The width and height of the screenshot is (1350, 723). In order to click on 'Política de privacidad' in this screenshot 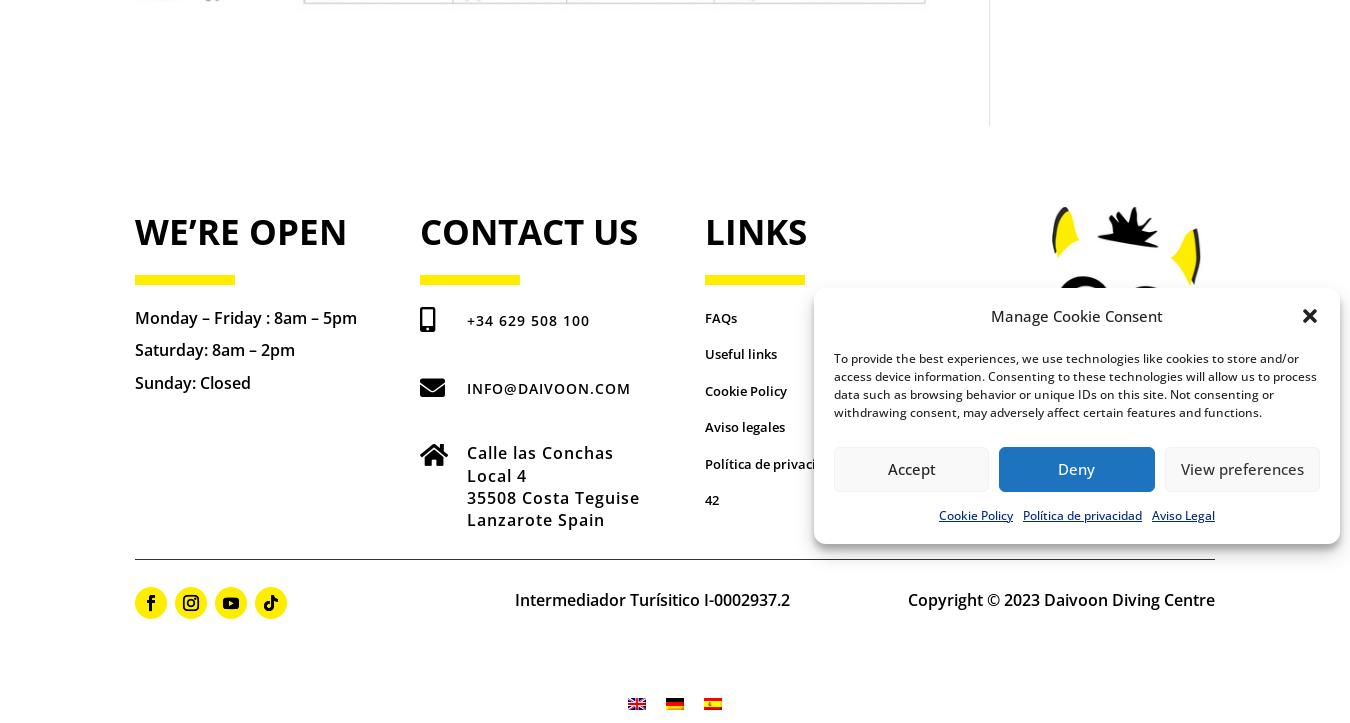, I will do `click(770, 463)`.